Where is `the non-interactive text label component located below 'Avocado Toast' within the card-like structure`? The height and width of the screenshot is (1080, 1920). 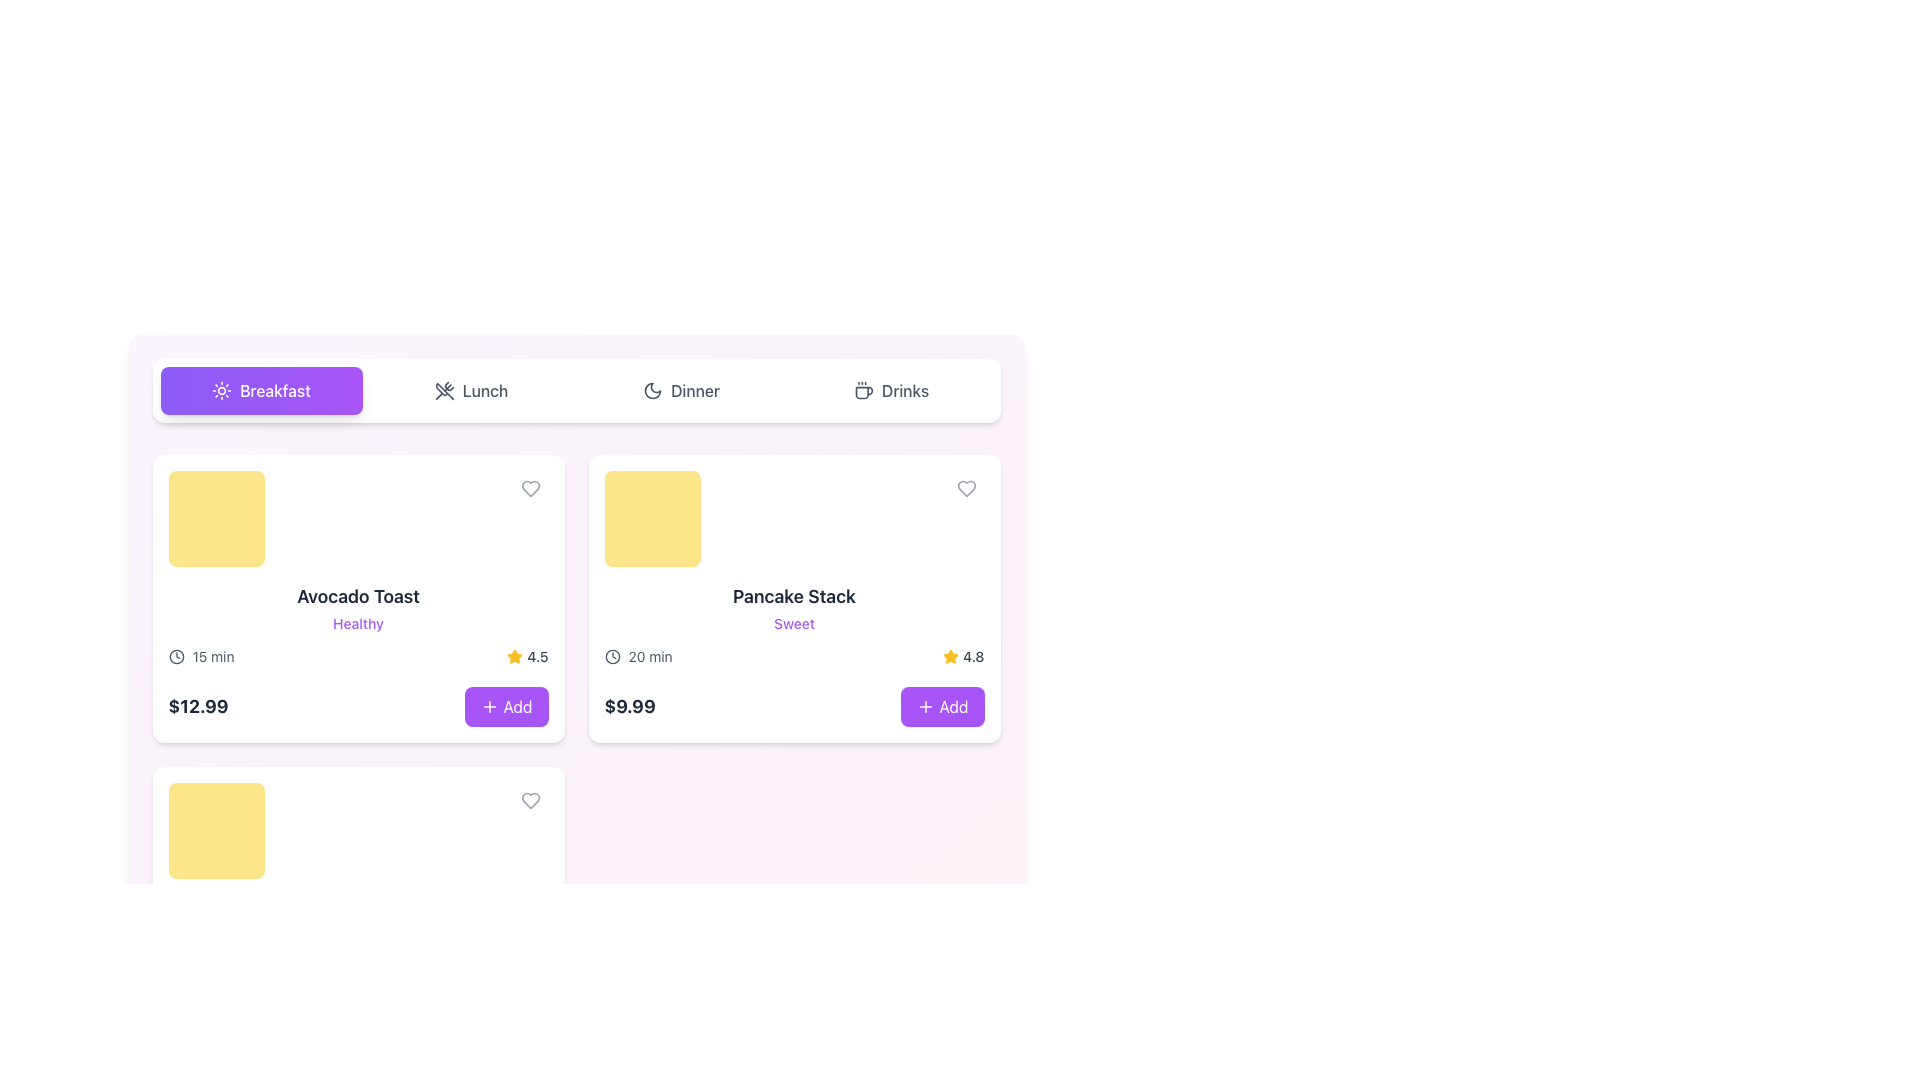
the non-interactive text label component located below 'Avocado Toast' within the card-like structure is located at coordinates (358, 622).